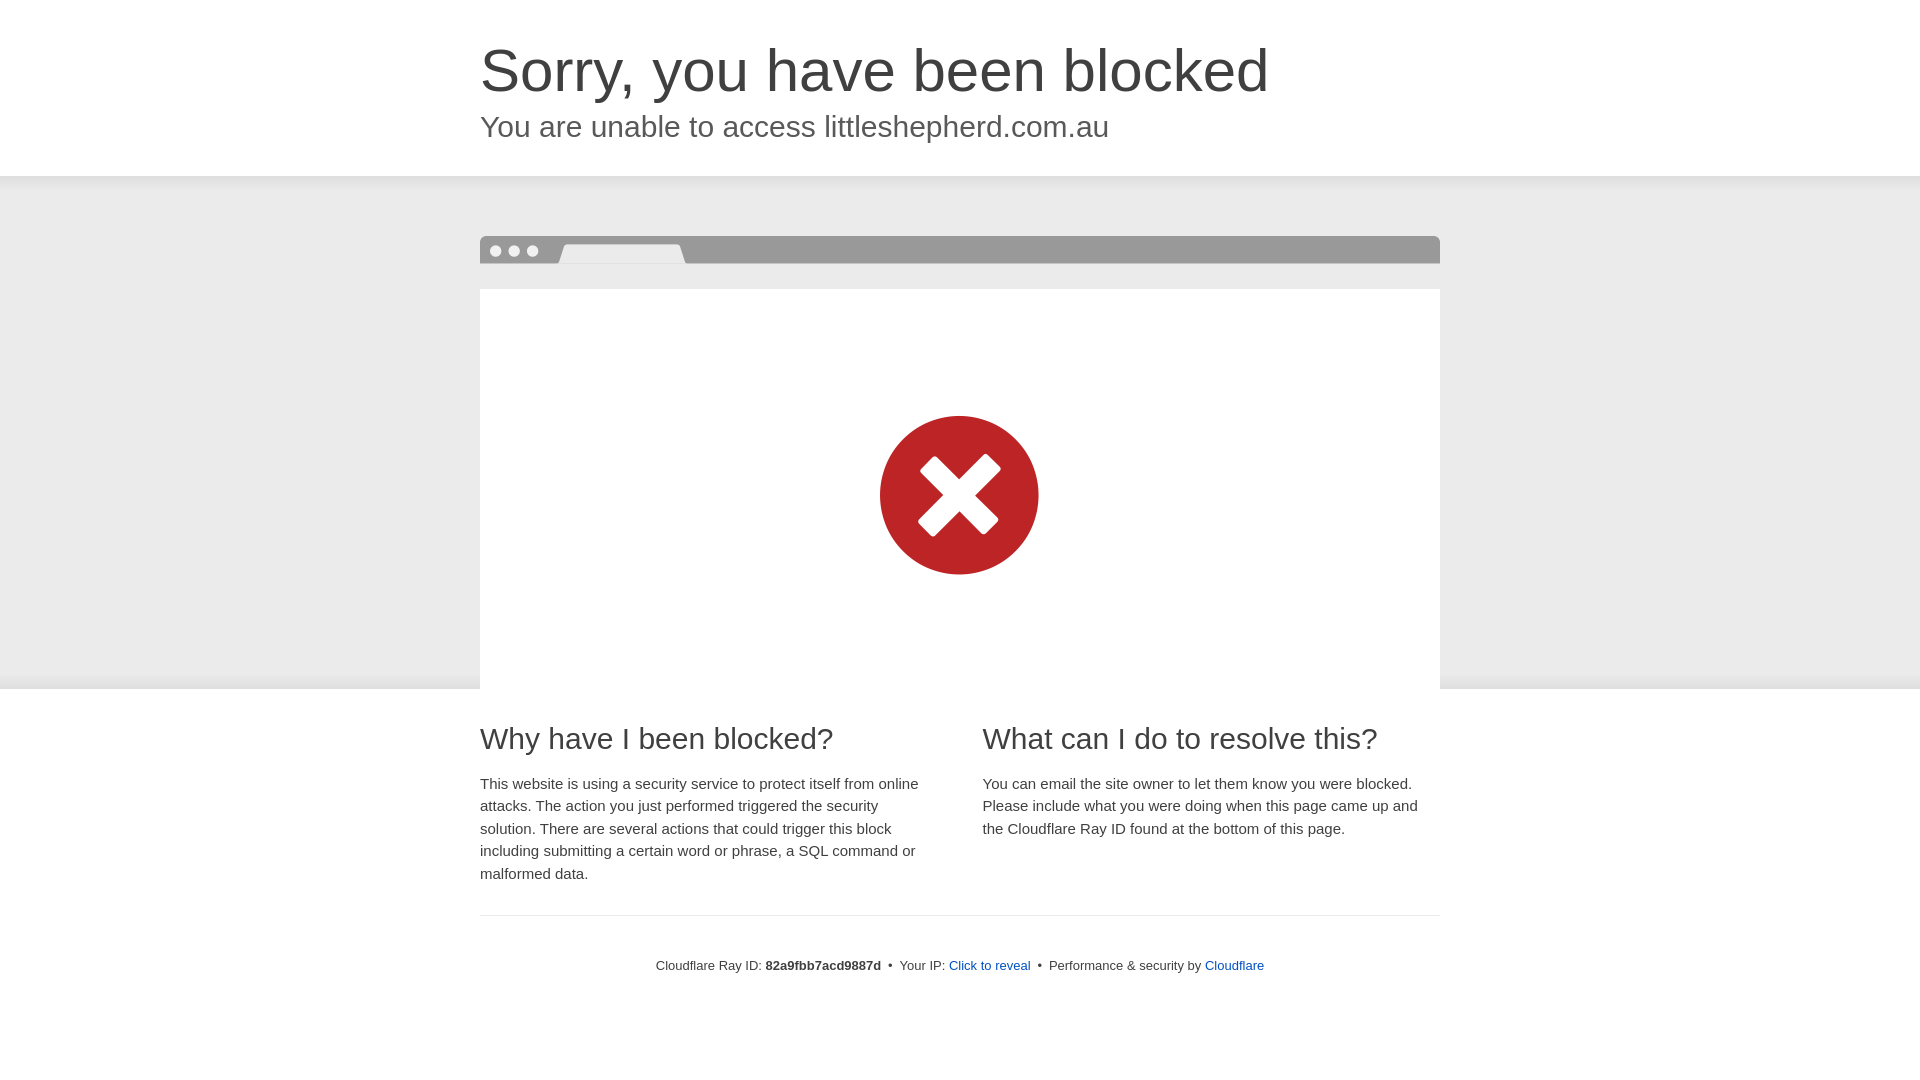  I want to click on 'Cloudflare', so click(1233, 964).